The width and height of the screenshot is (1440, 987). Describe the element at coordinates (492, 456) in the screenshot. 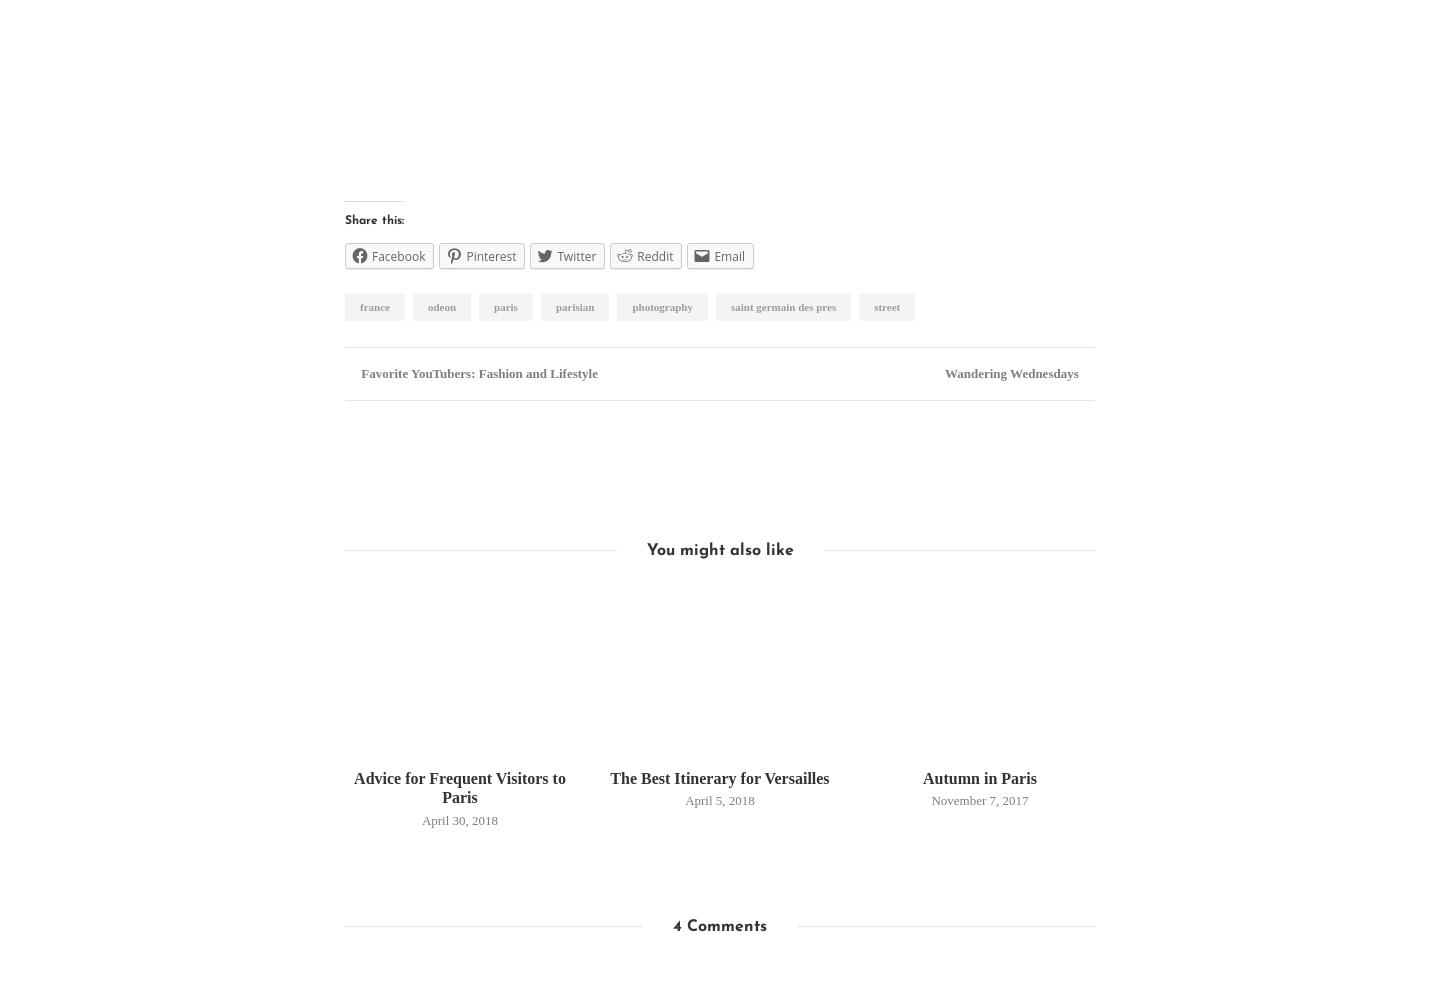

I see `'Hannah Wilson'` at that location.